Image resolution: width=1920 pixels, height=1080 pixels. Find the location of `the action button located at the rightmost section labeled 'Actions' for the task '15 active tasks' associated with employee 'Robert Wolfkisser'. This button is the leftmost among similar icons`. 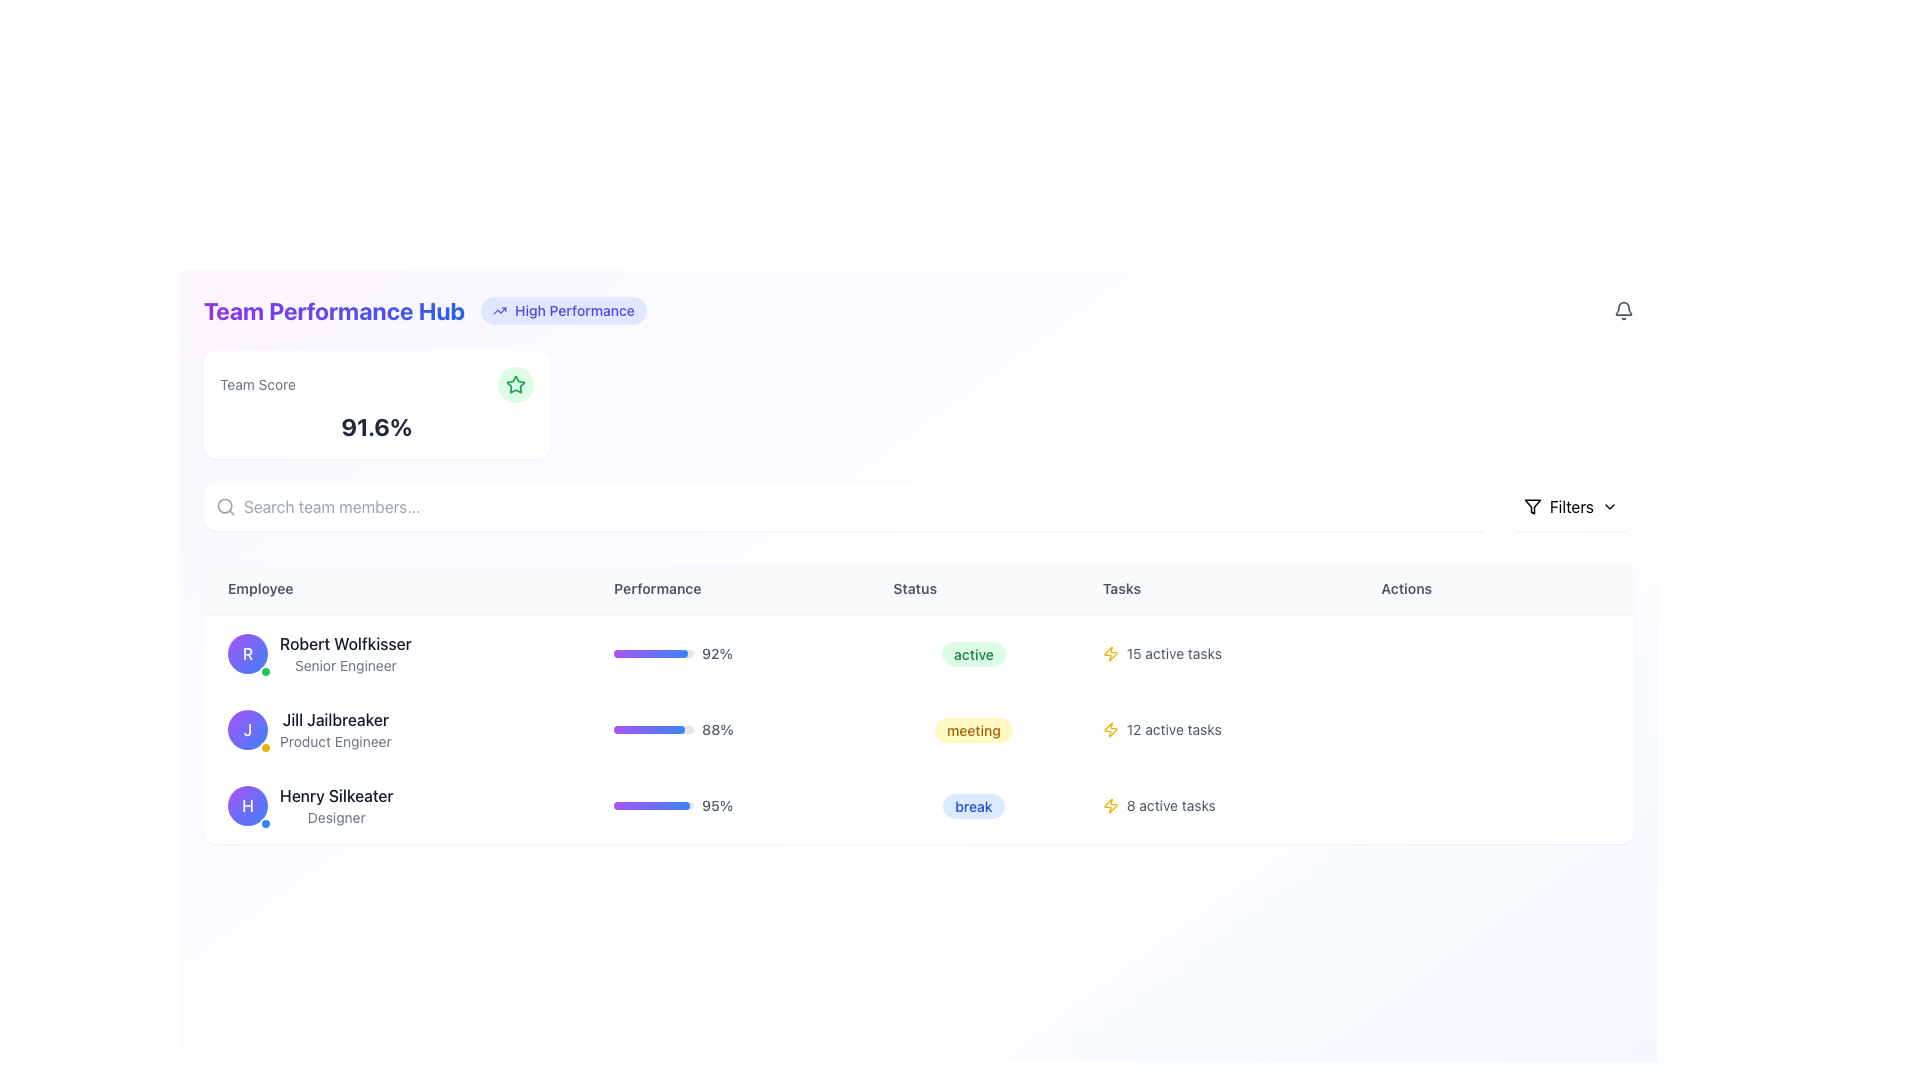

the action button located at the rightmost section labeled 'Actions' for the task '15 active tasks' associated with employee 'Robert Wolfkisser'. This button is the leftmost among similar icons is located at coordinates (1397, 654).